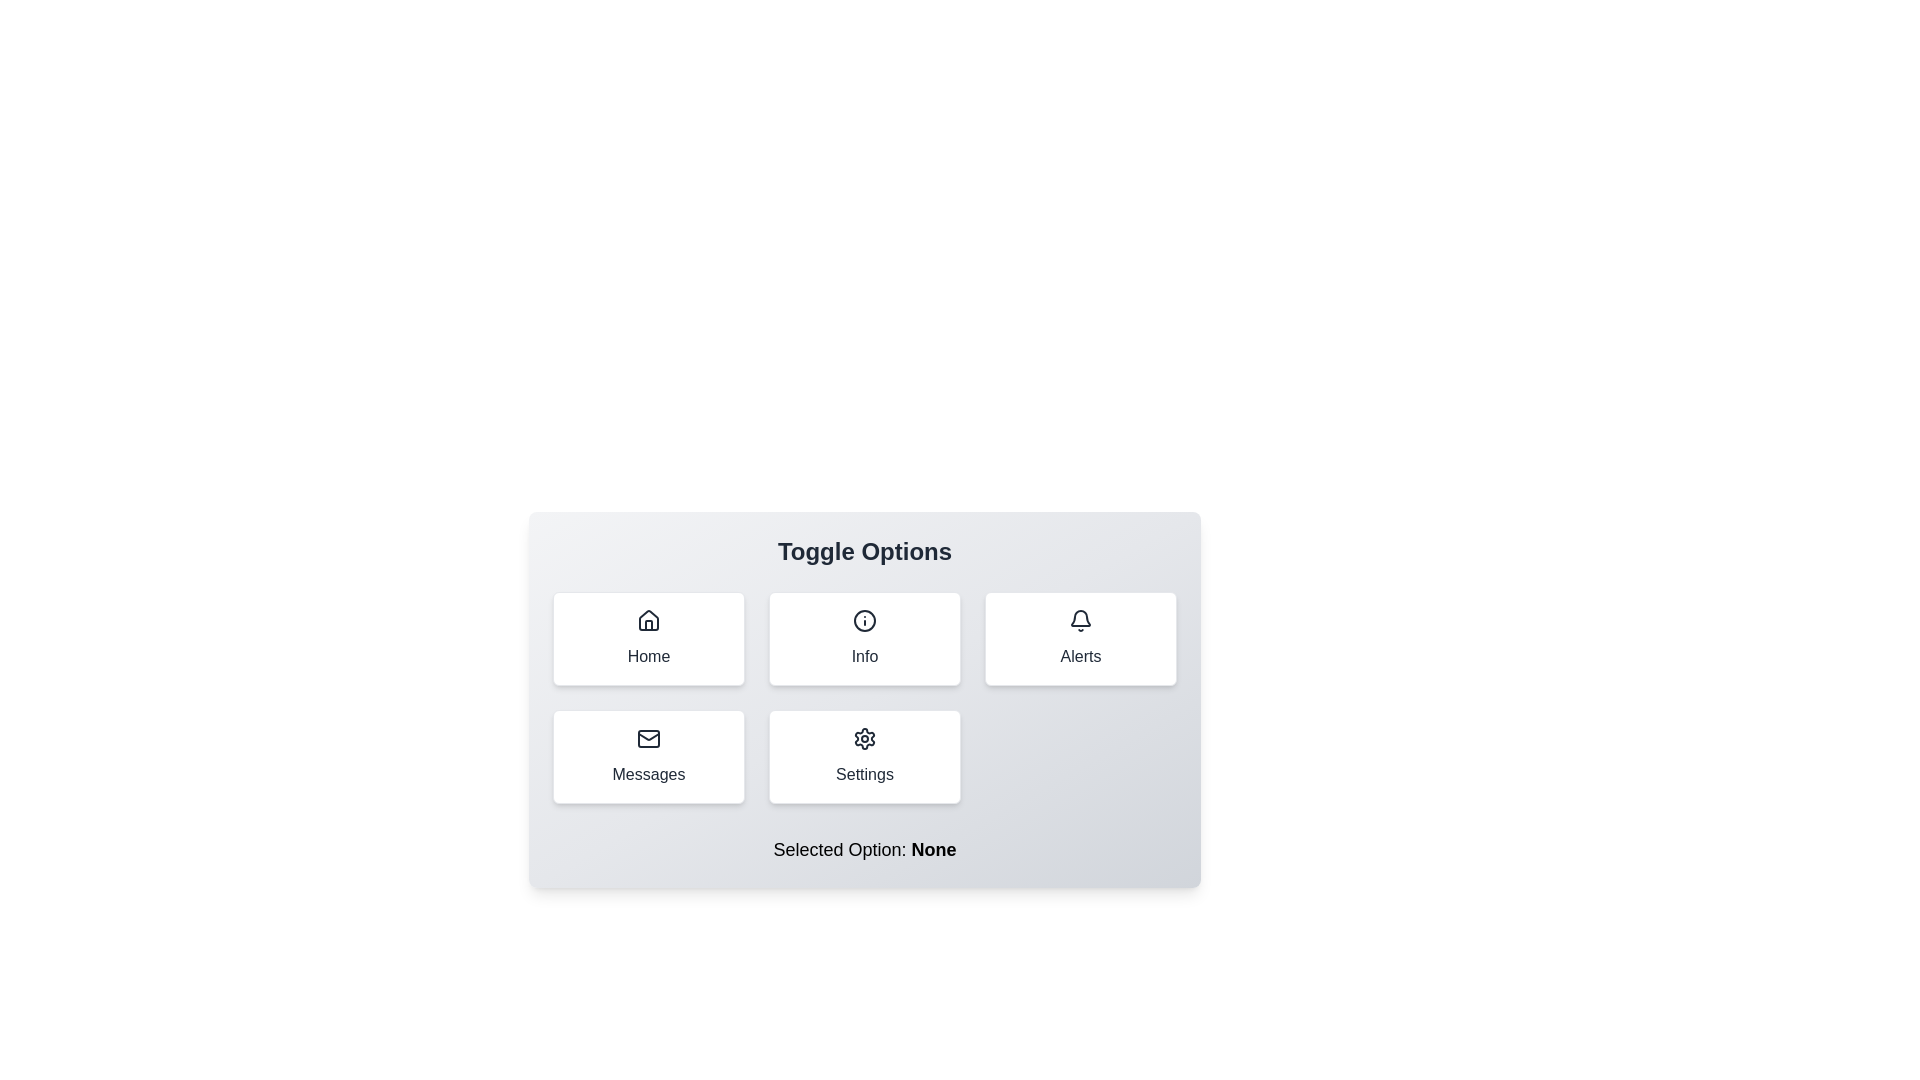  What do you see at coordinates (864, 739) in the screenshot?
I see `the settings icon, which resembles a cogwheel and is located in the second row and third column of the grid` at bounding box center [864, 739].